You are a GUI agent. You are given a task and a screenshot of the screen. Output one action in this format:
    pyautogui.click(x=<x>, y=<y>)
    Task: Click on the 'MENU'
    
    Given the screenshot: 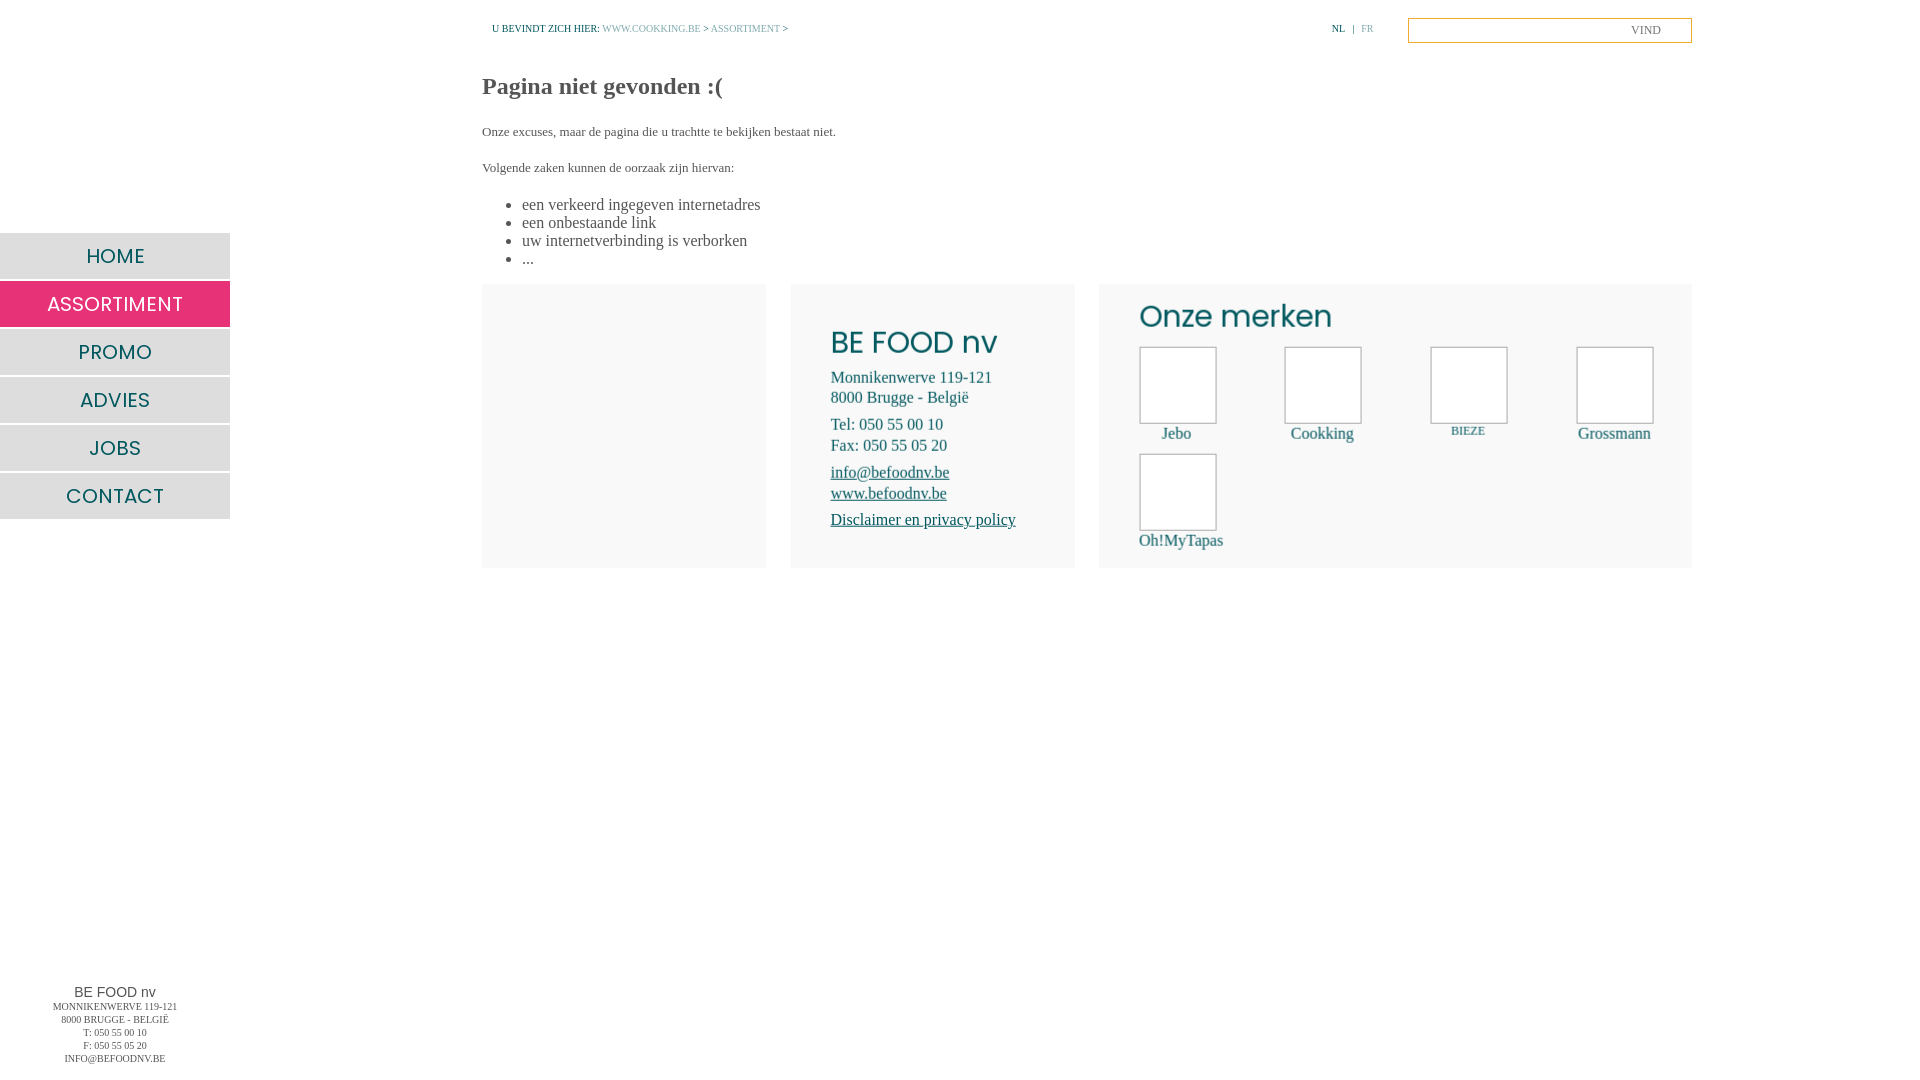 What is the action you would take?
    pyautogui.click(x=22, y=22)
    